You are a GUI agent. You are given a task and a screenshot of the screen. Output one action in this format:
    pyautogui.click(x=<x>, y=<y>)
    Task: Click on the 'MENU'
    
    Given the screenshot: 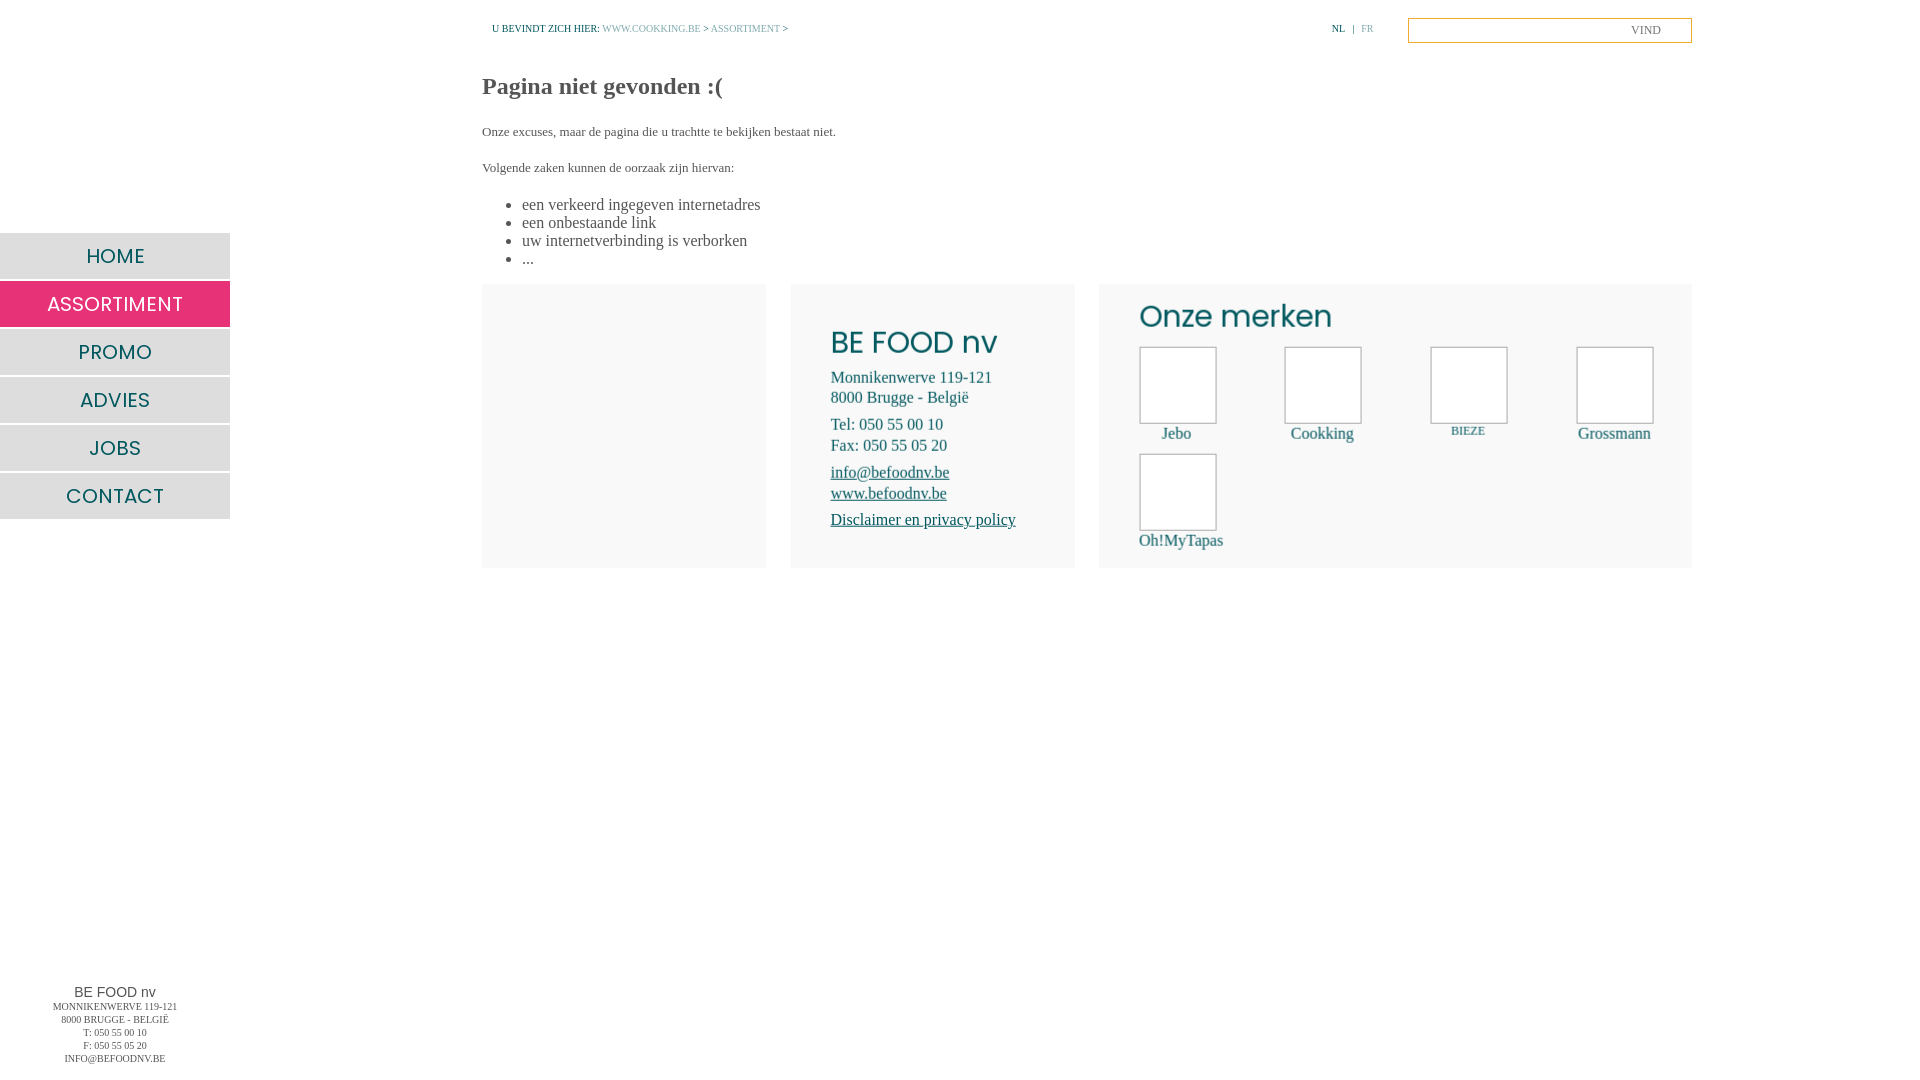 What is the action you would take?
    pyautogui.click(x=22, y=22)
    